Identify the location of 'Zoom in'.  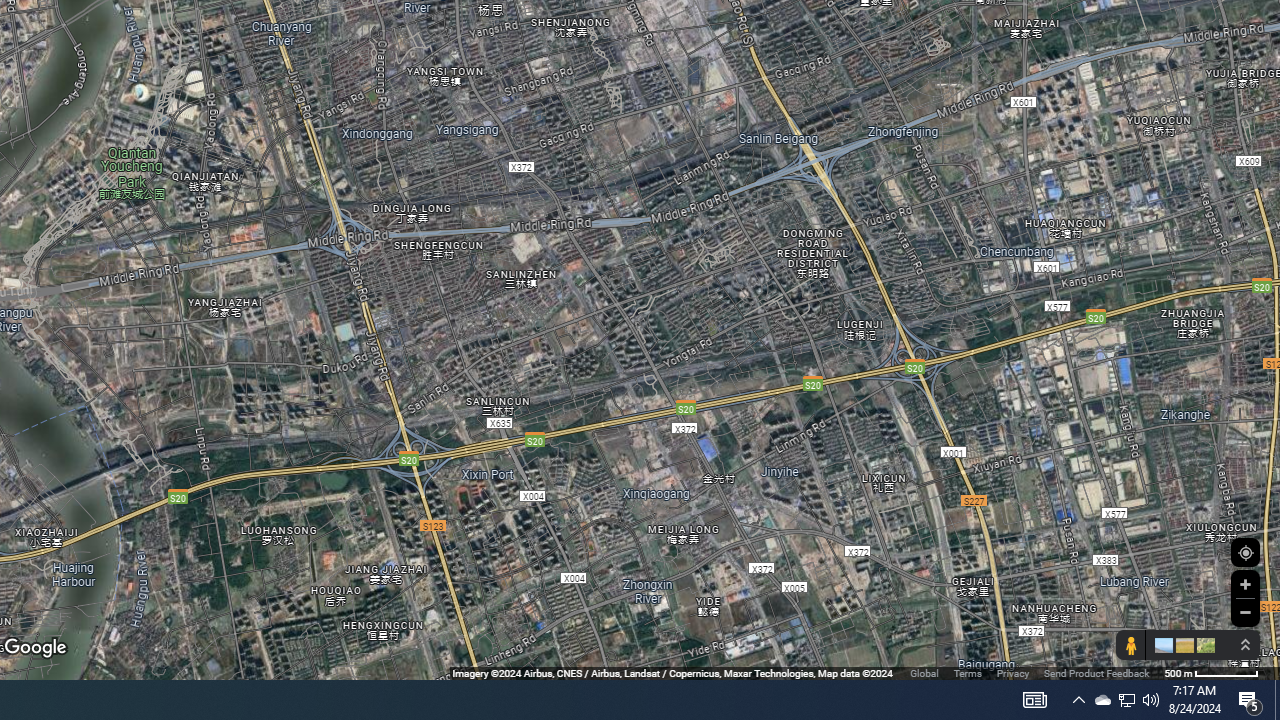
(1244, 584).